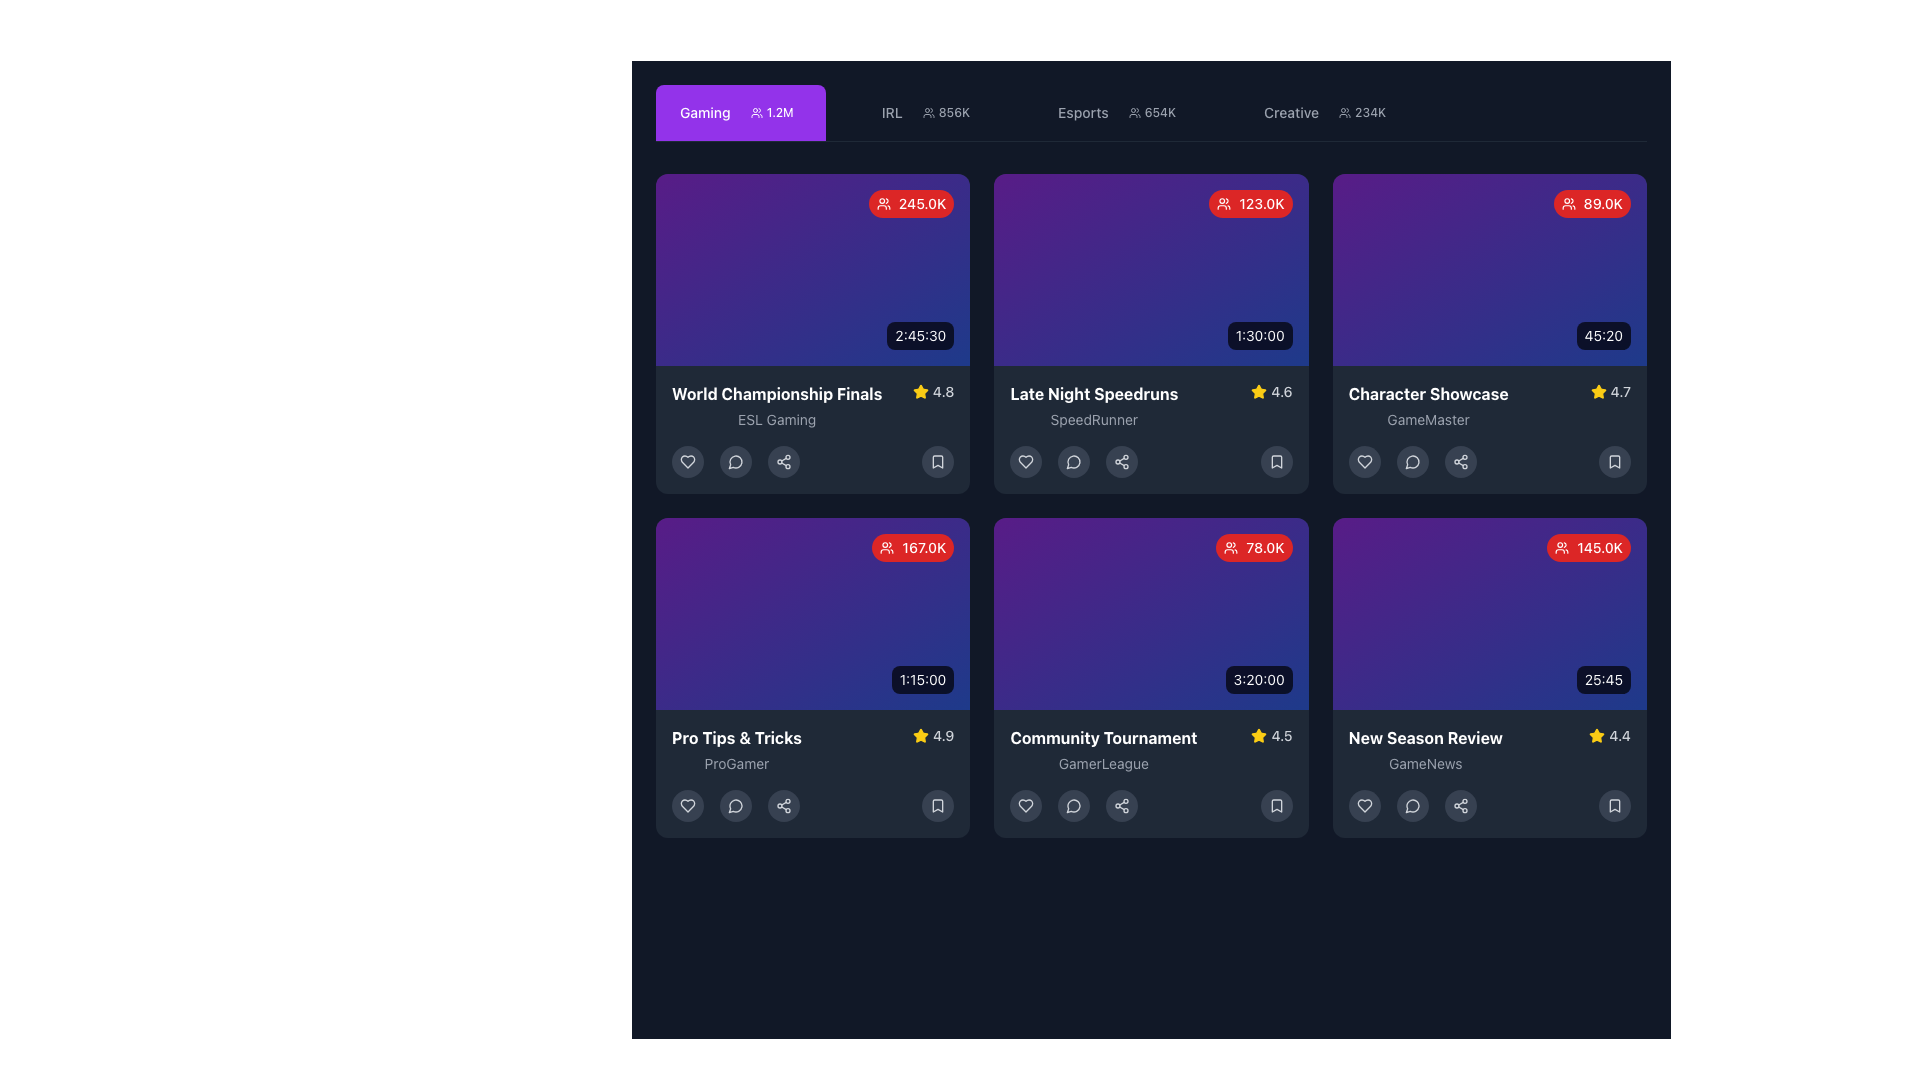 This screenshot has width=1920, height=1080. Describe the element at coordinates (937, 462) in the screenshot. I see `the circular button with a dark-gray background and bookmark icon` at that location.